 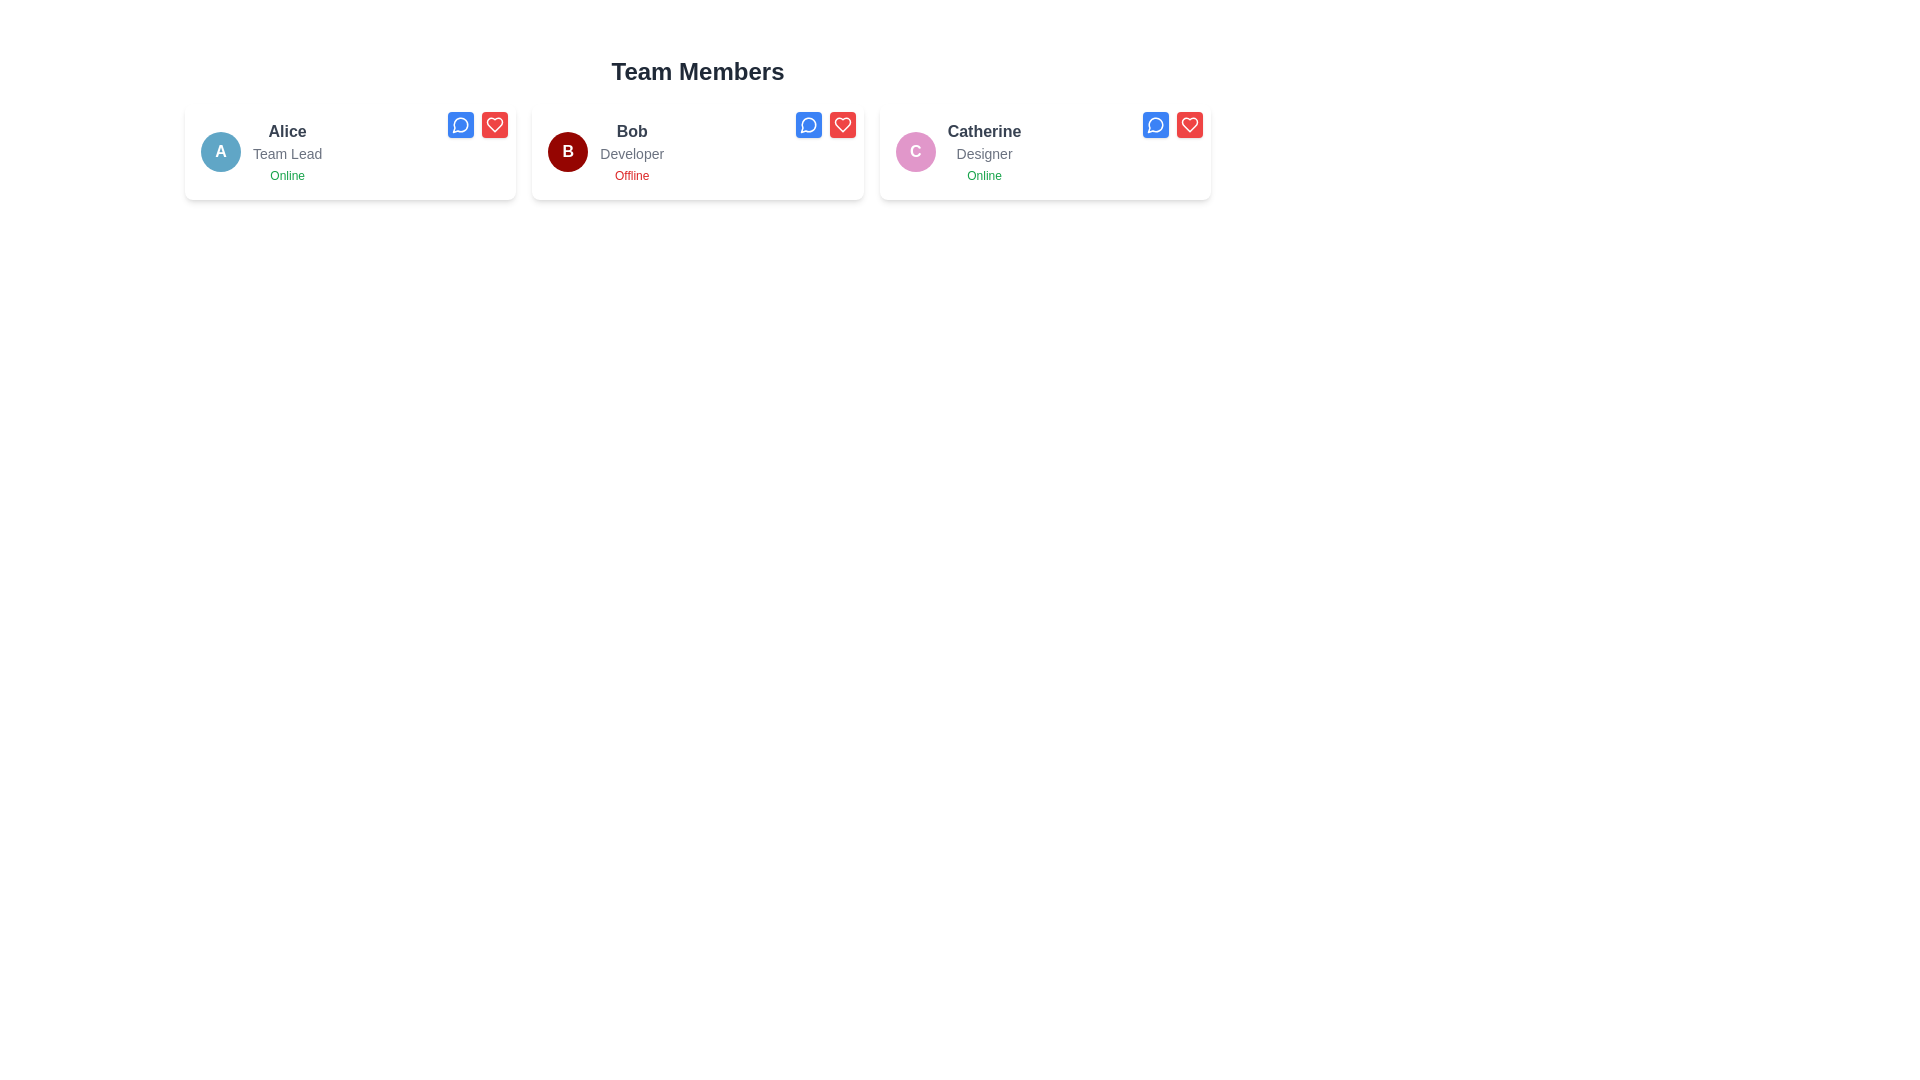 What do you see at coordinates (460, 124) in the screenshot?
I see `the message initiation button located in the top-right corner of Alice's user card` at bounding box center [460, 124].